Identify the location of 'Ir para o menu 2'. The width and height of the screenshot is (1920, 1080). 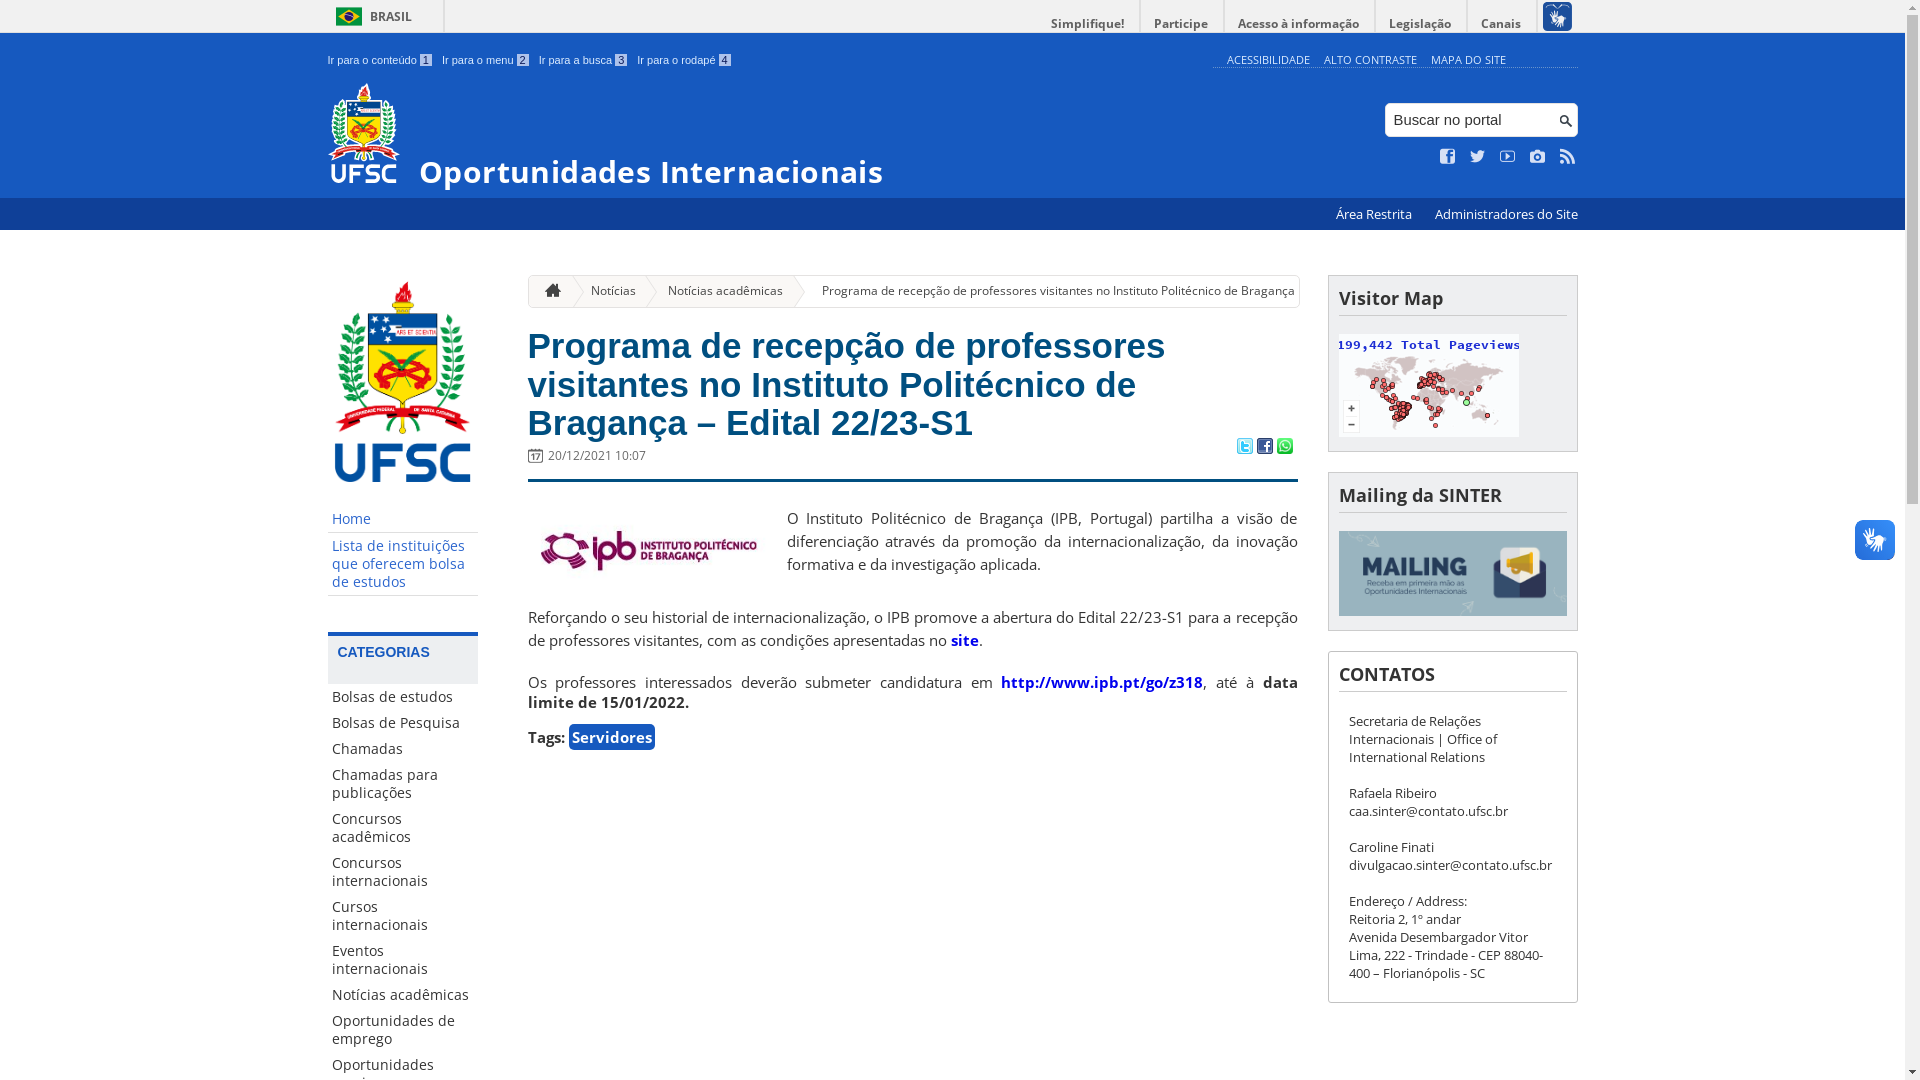
(485, 59).